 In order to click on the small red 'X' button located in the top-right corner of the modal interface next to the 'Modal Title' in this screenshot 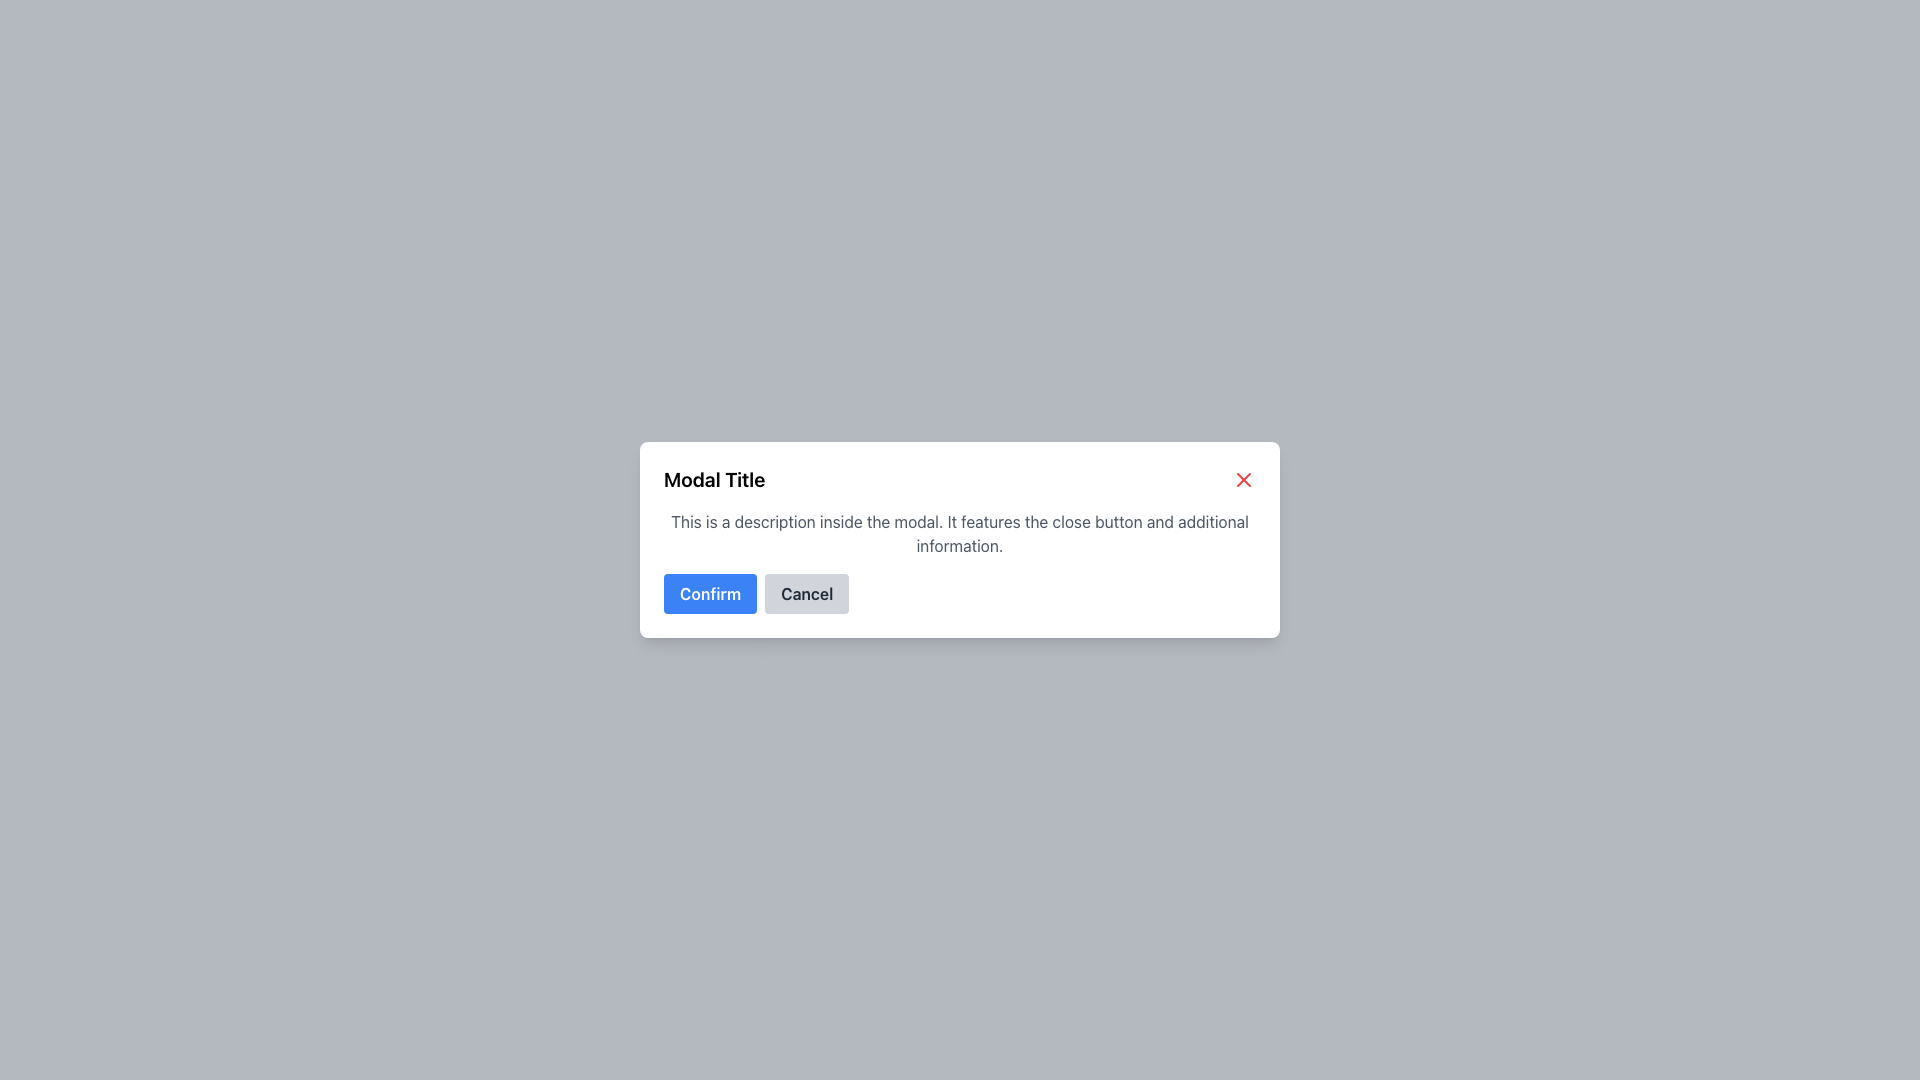, I will do `click(1242, 479)`.